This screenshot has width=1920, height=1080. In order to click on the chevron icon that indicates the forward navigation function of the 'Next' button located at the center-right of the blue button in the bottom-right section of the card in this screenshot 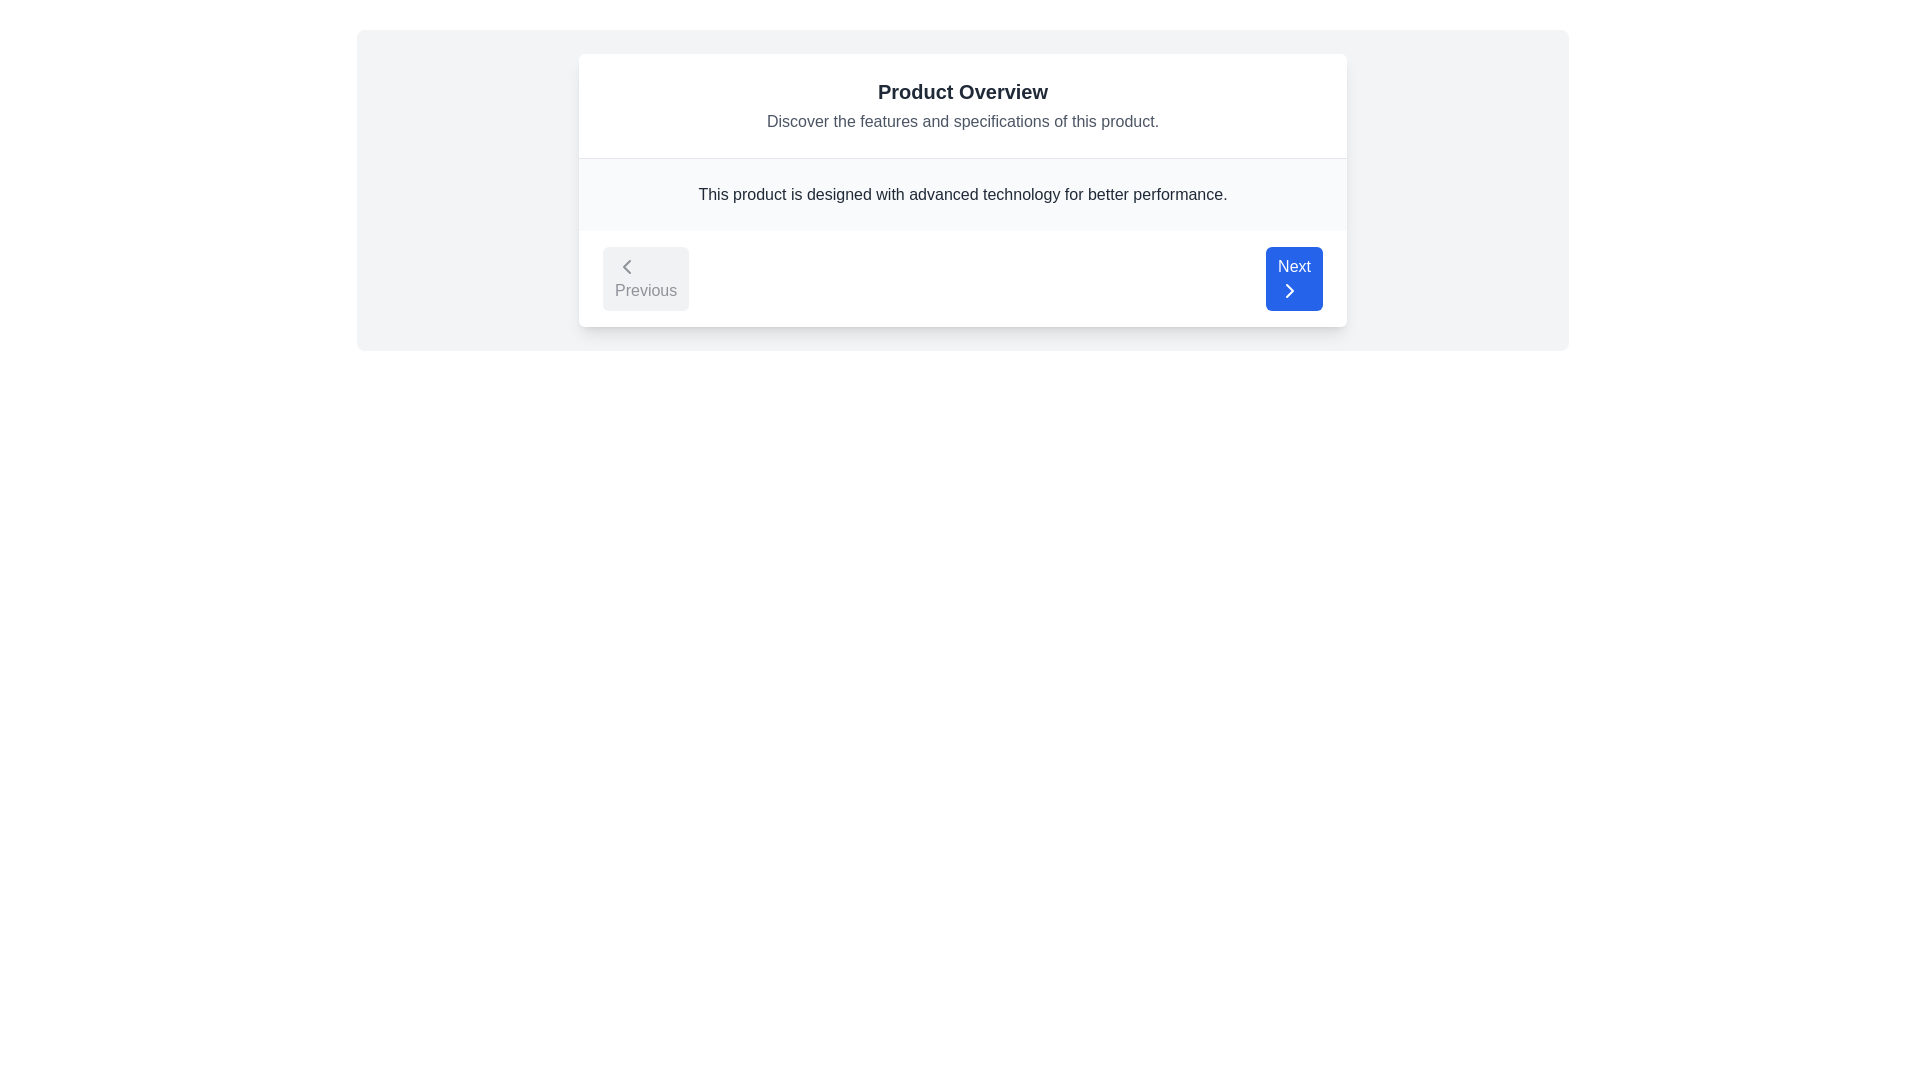, I will do `click(1290, 290)`.